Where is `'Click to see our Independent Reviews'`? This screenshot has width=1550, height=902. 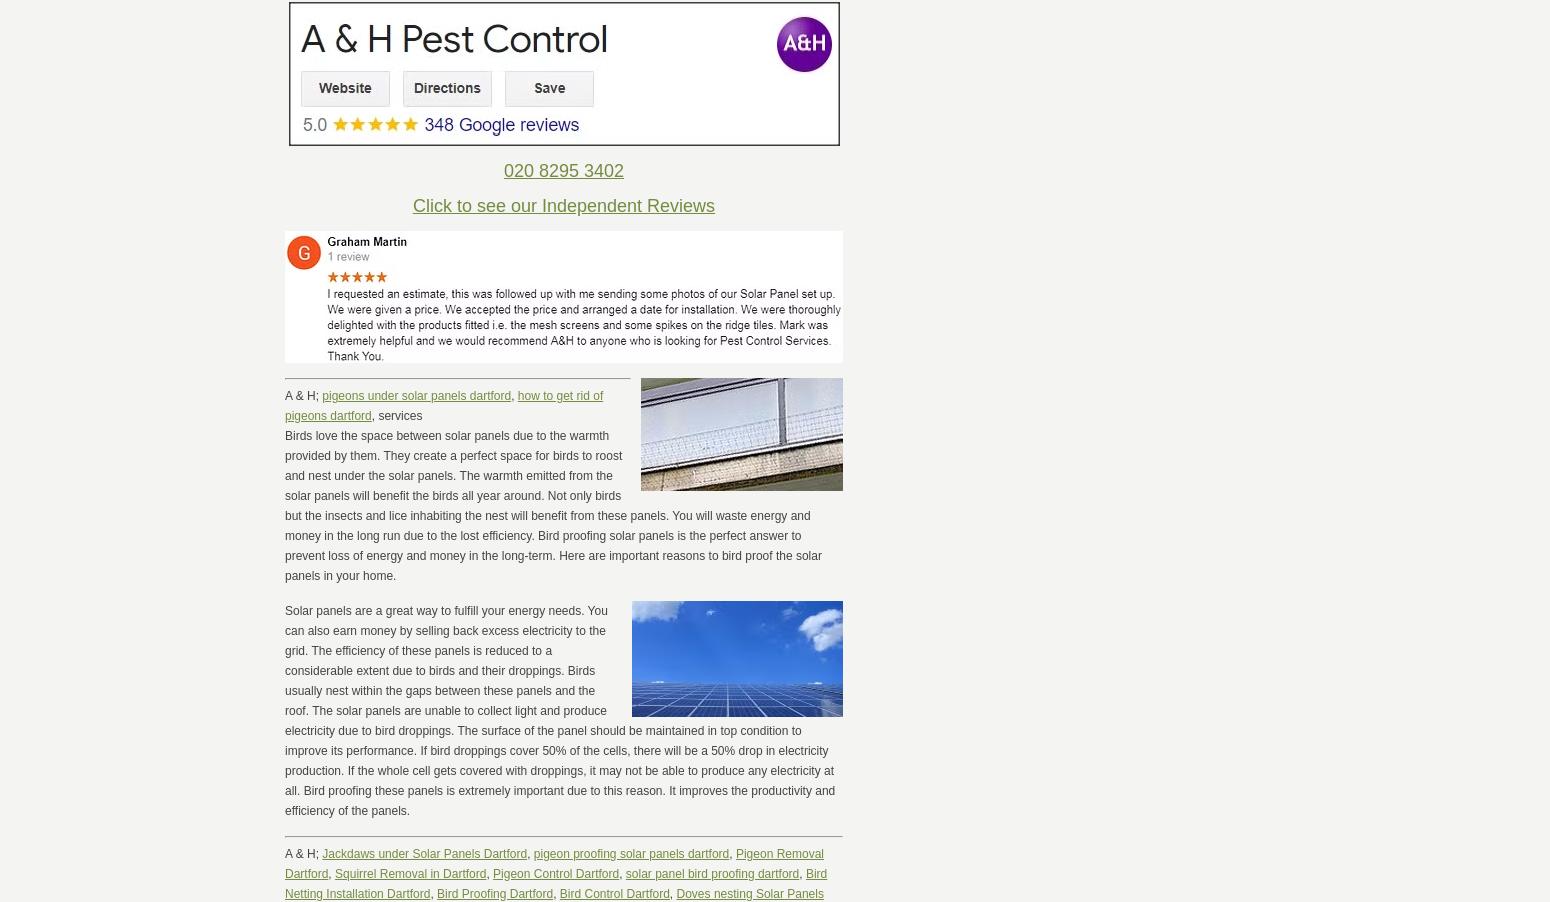 'Click to see our Independent Reviews' is located at coordinates (563, 204).